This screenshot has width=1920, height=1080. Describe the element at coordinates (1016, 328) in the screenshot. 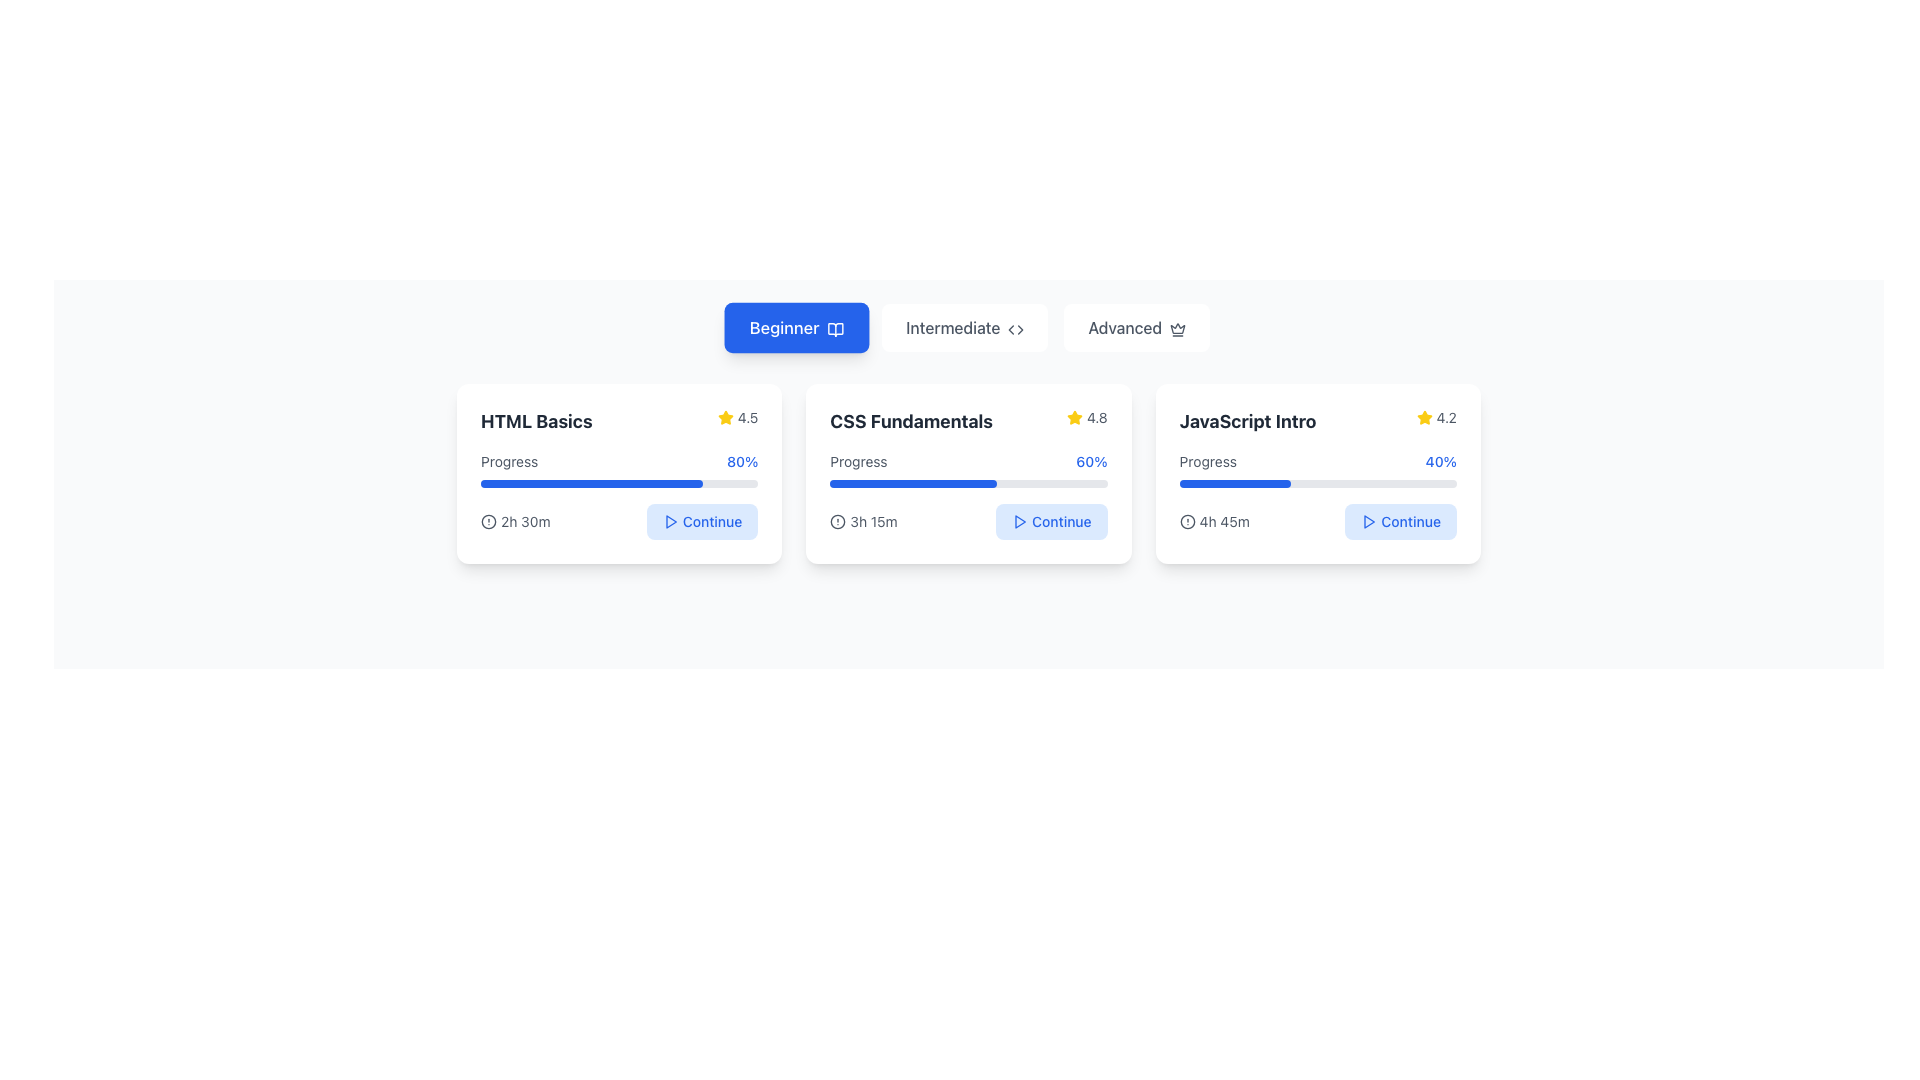

I see `the decorative indicator icon associated with the 'Intermediate' button located in the navigation bar` at that location.